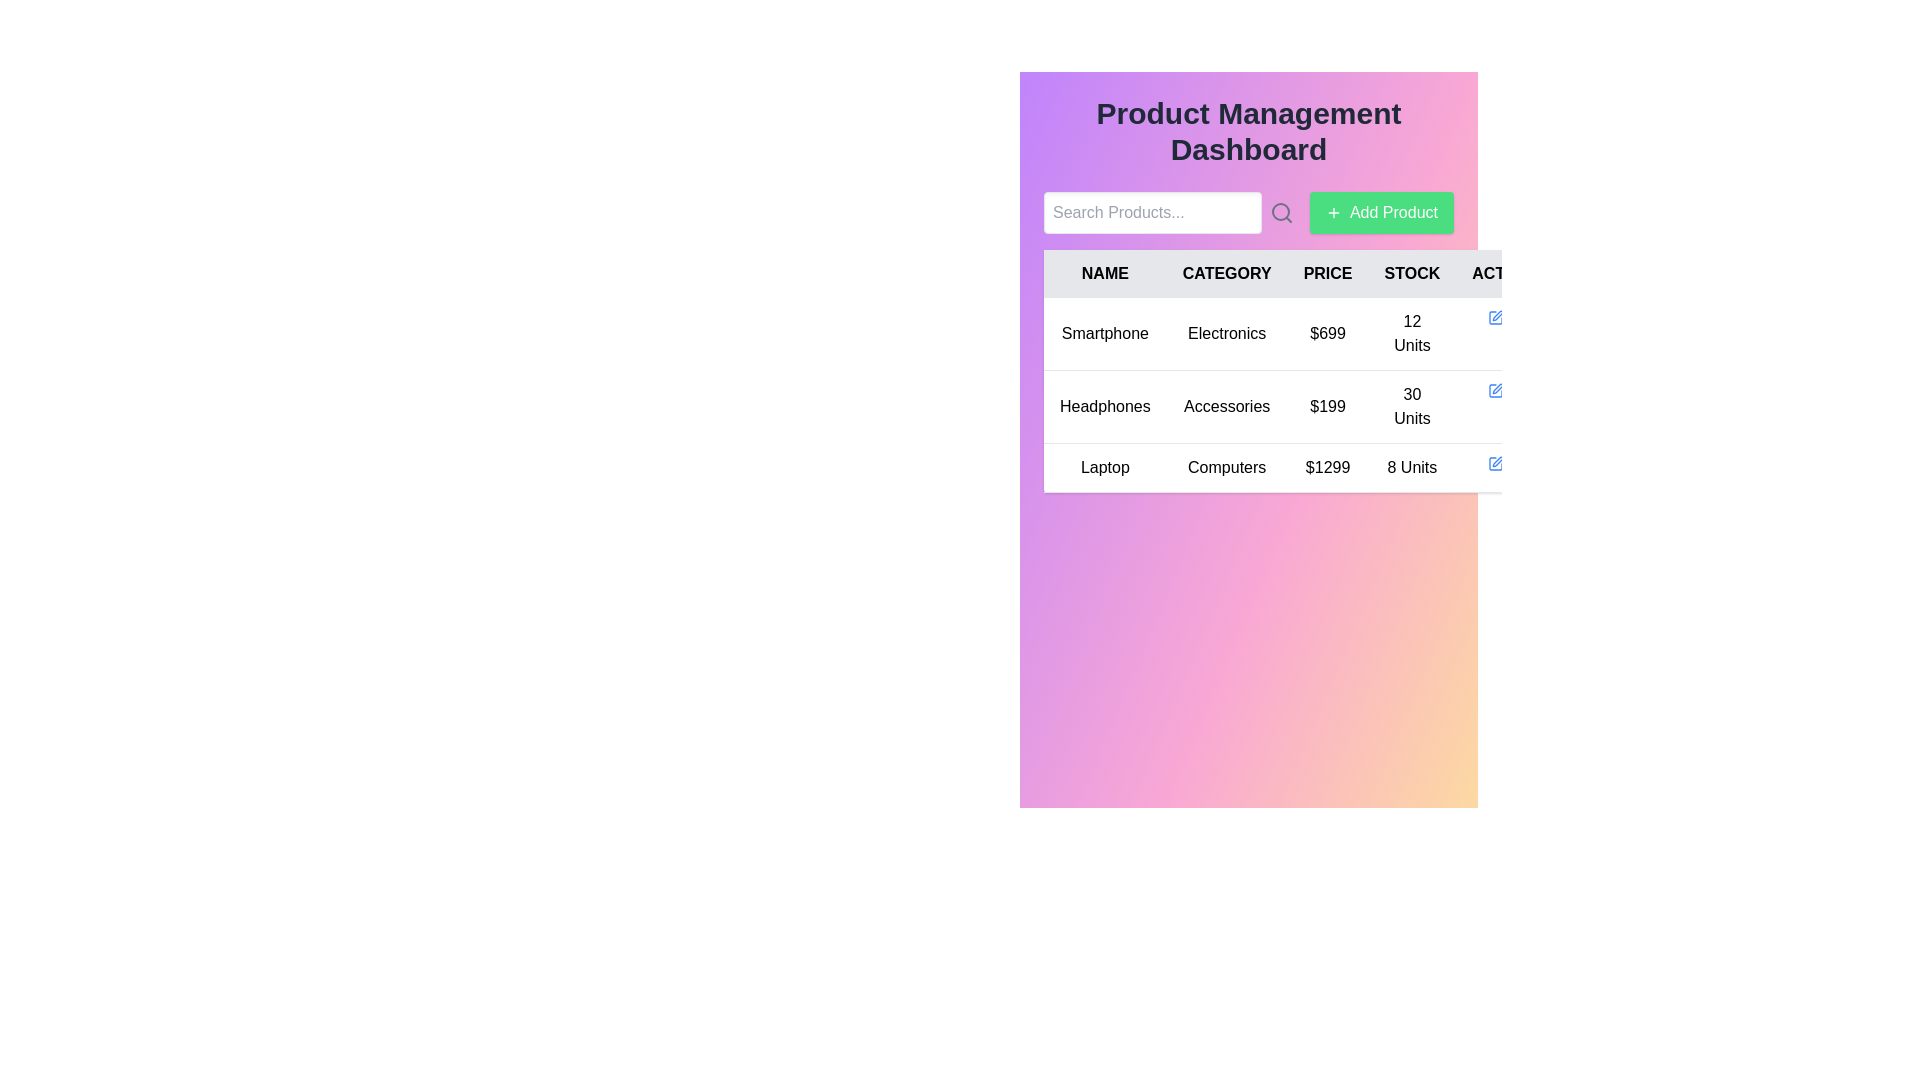 This screenshot has height=1080, width=1920. I want to click on text display element showing the stock quantity of '30 Units' for the product 'Headphones' located in the fourth column of the second row in the product management dashboard, so click(1411, 406).